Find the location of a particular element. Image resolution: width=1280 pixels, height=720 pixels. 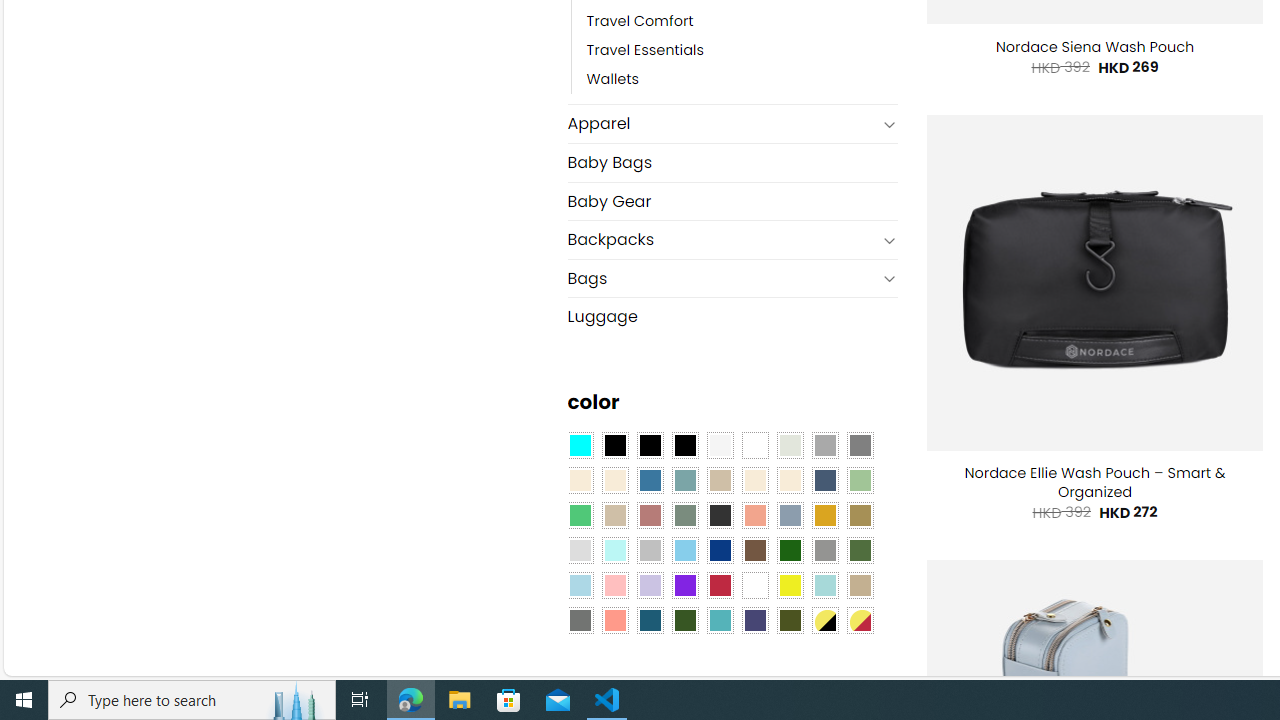

'Purple Navy' is located at coordinates (754, 618).